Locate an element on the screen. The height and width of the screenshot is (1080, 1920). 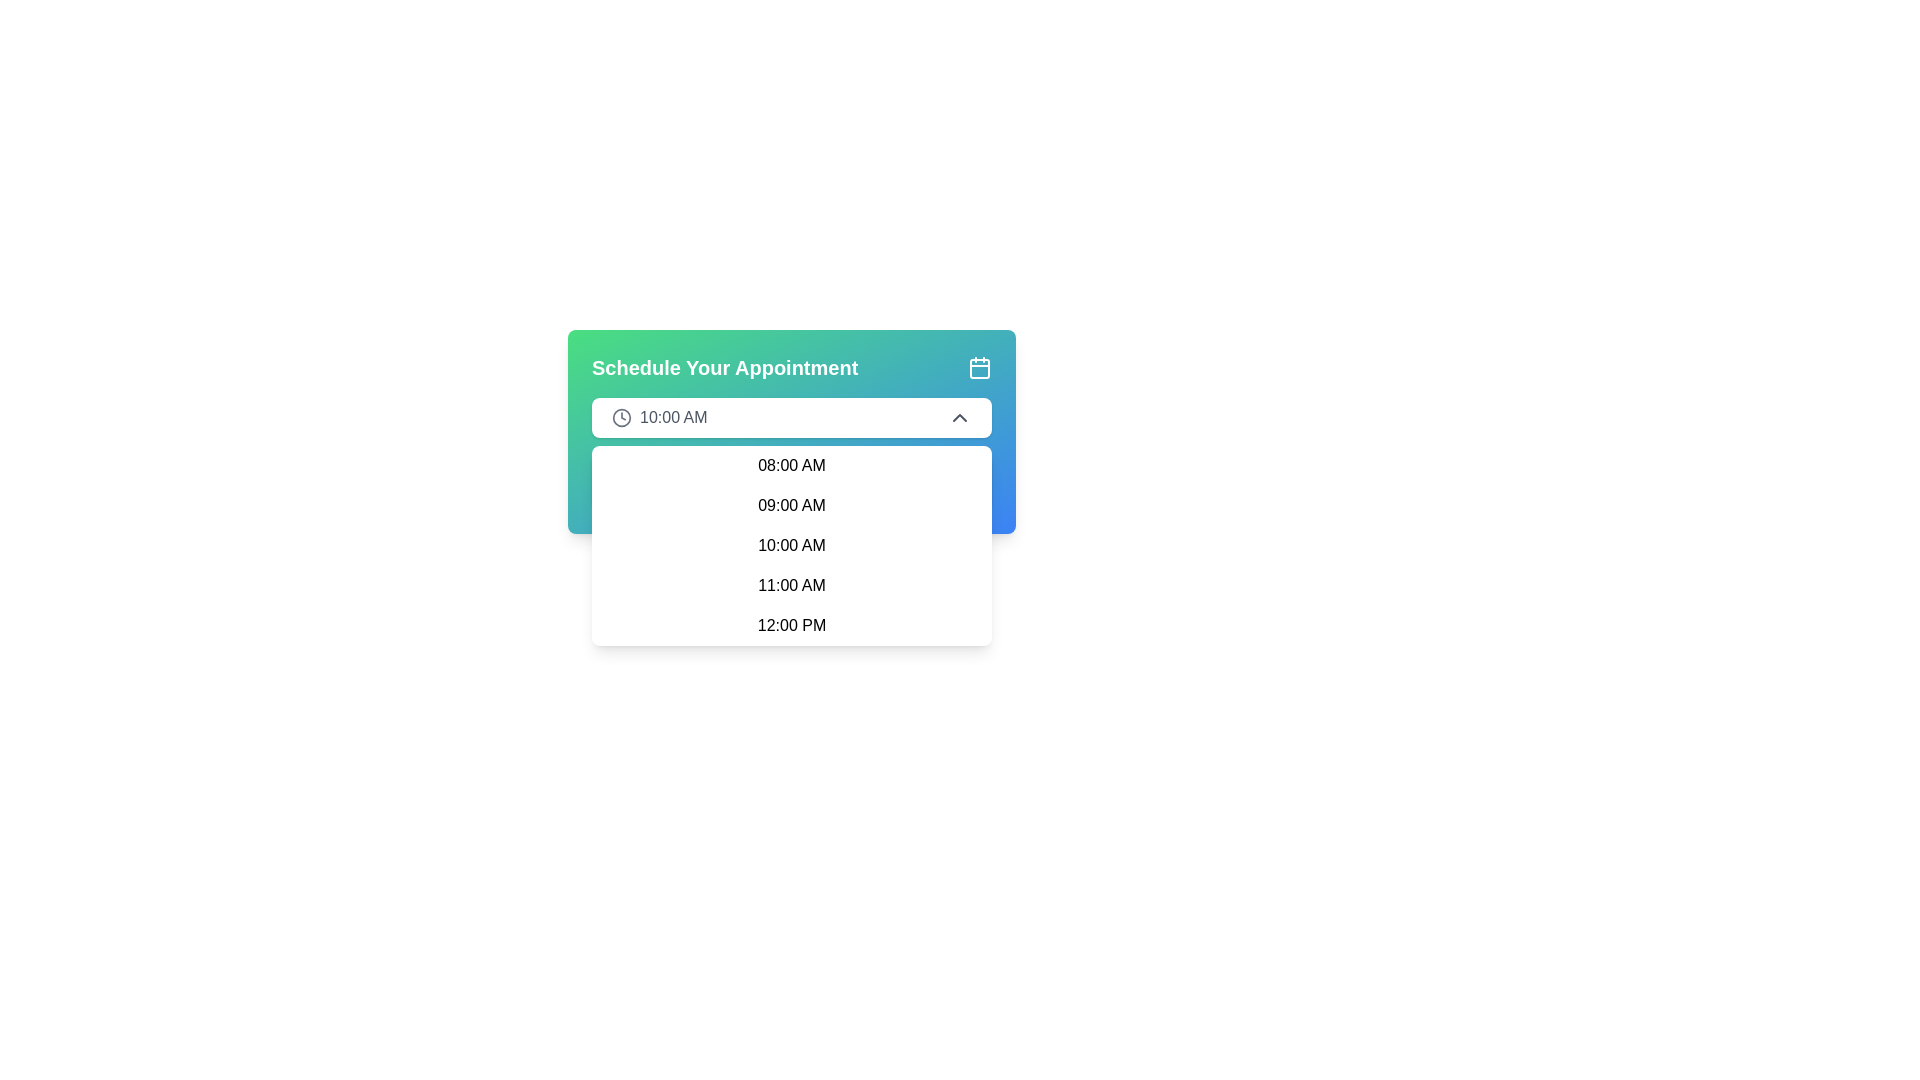
the third option in the time picker dropdown menu is located at coordinates (791, 546).